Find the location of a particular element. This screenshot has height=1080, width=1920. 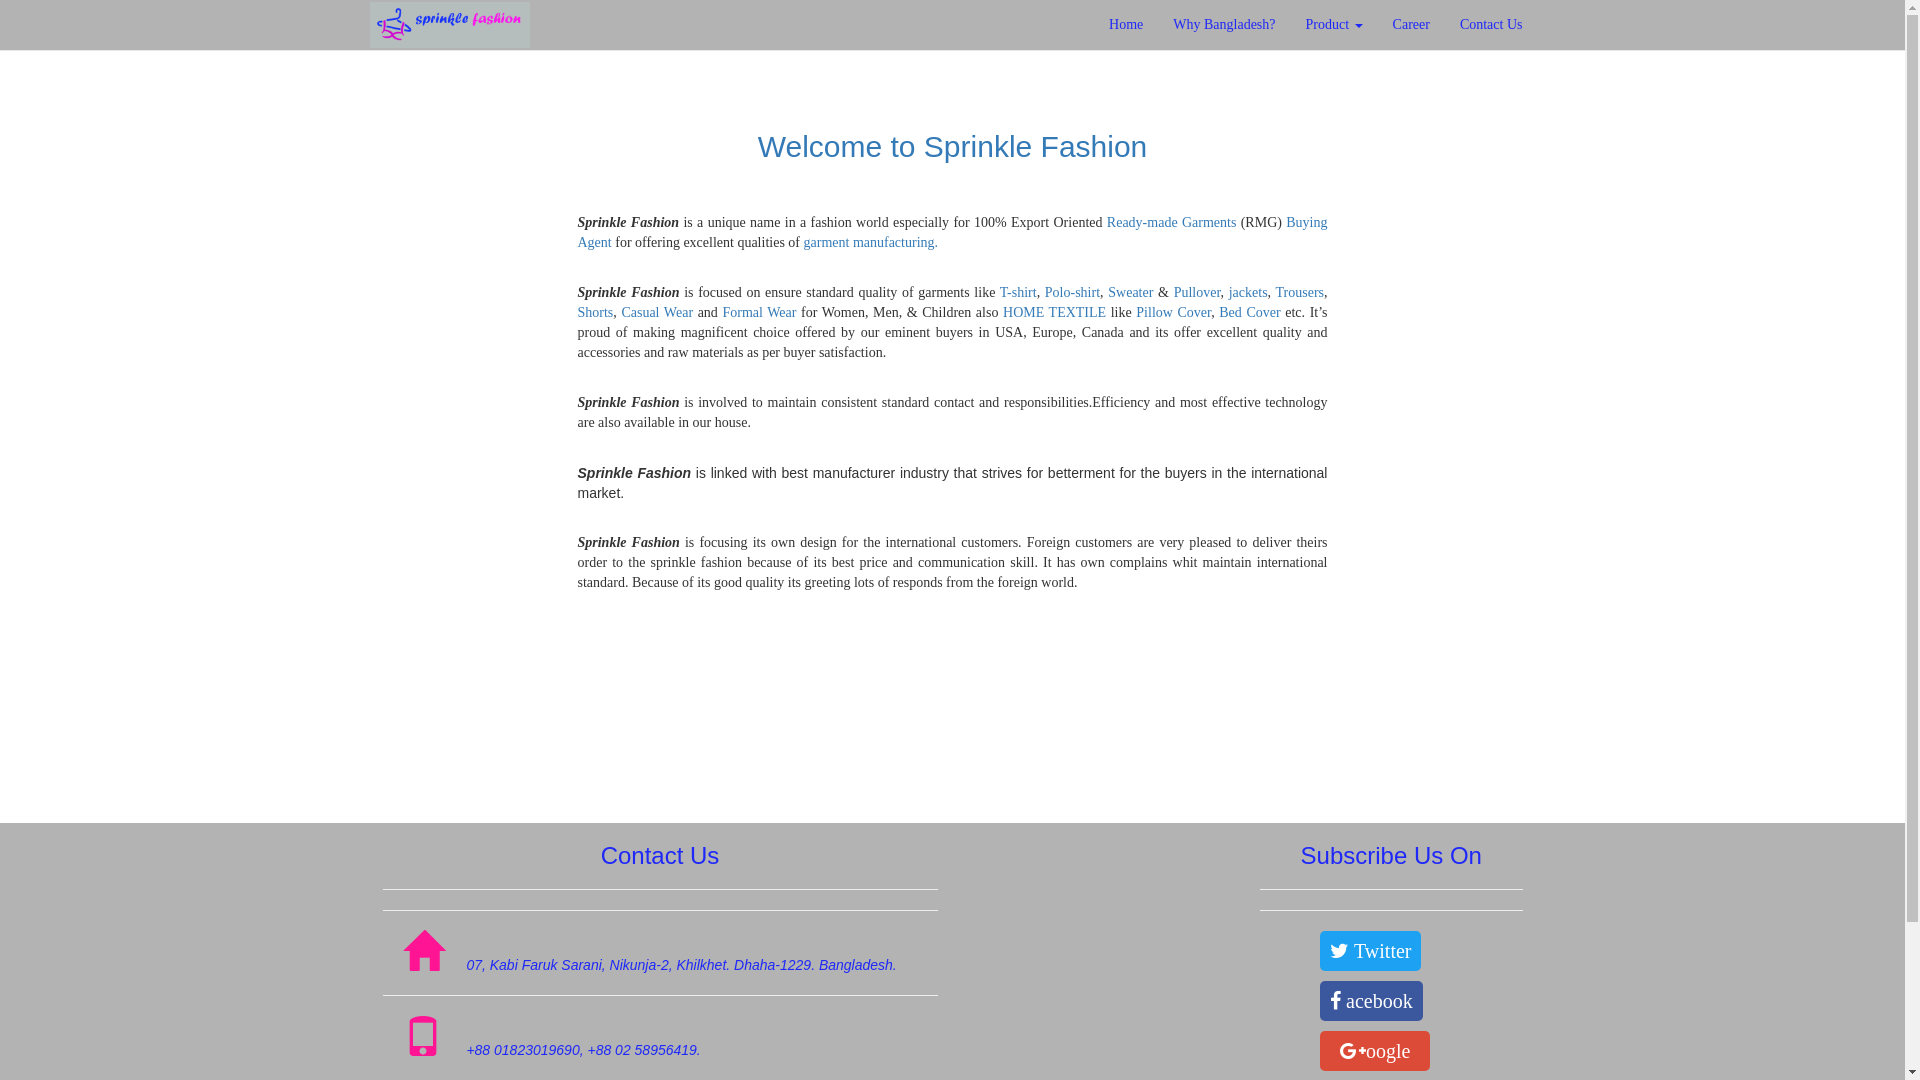

'Trousers' is located at coordinates (1300, 292).